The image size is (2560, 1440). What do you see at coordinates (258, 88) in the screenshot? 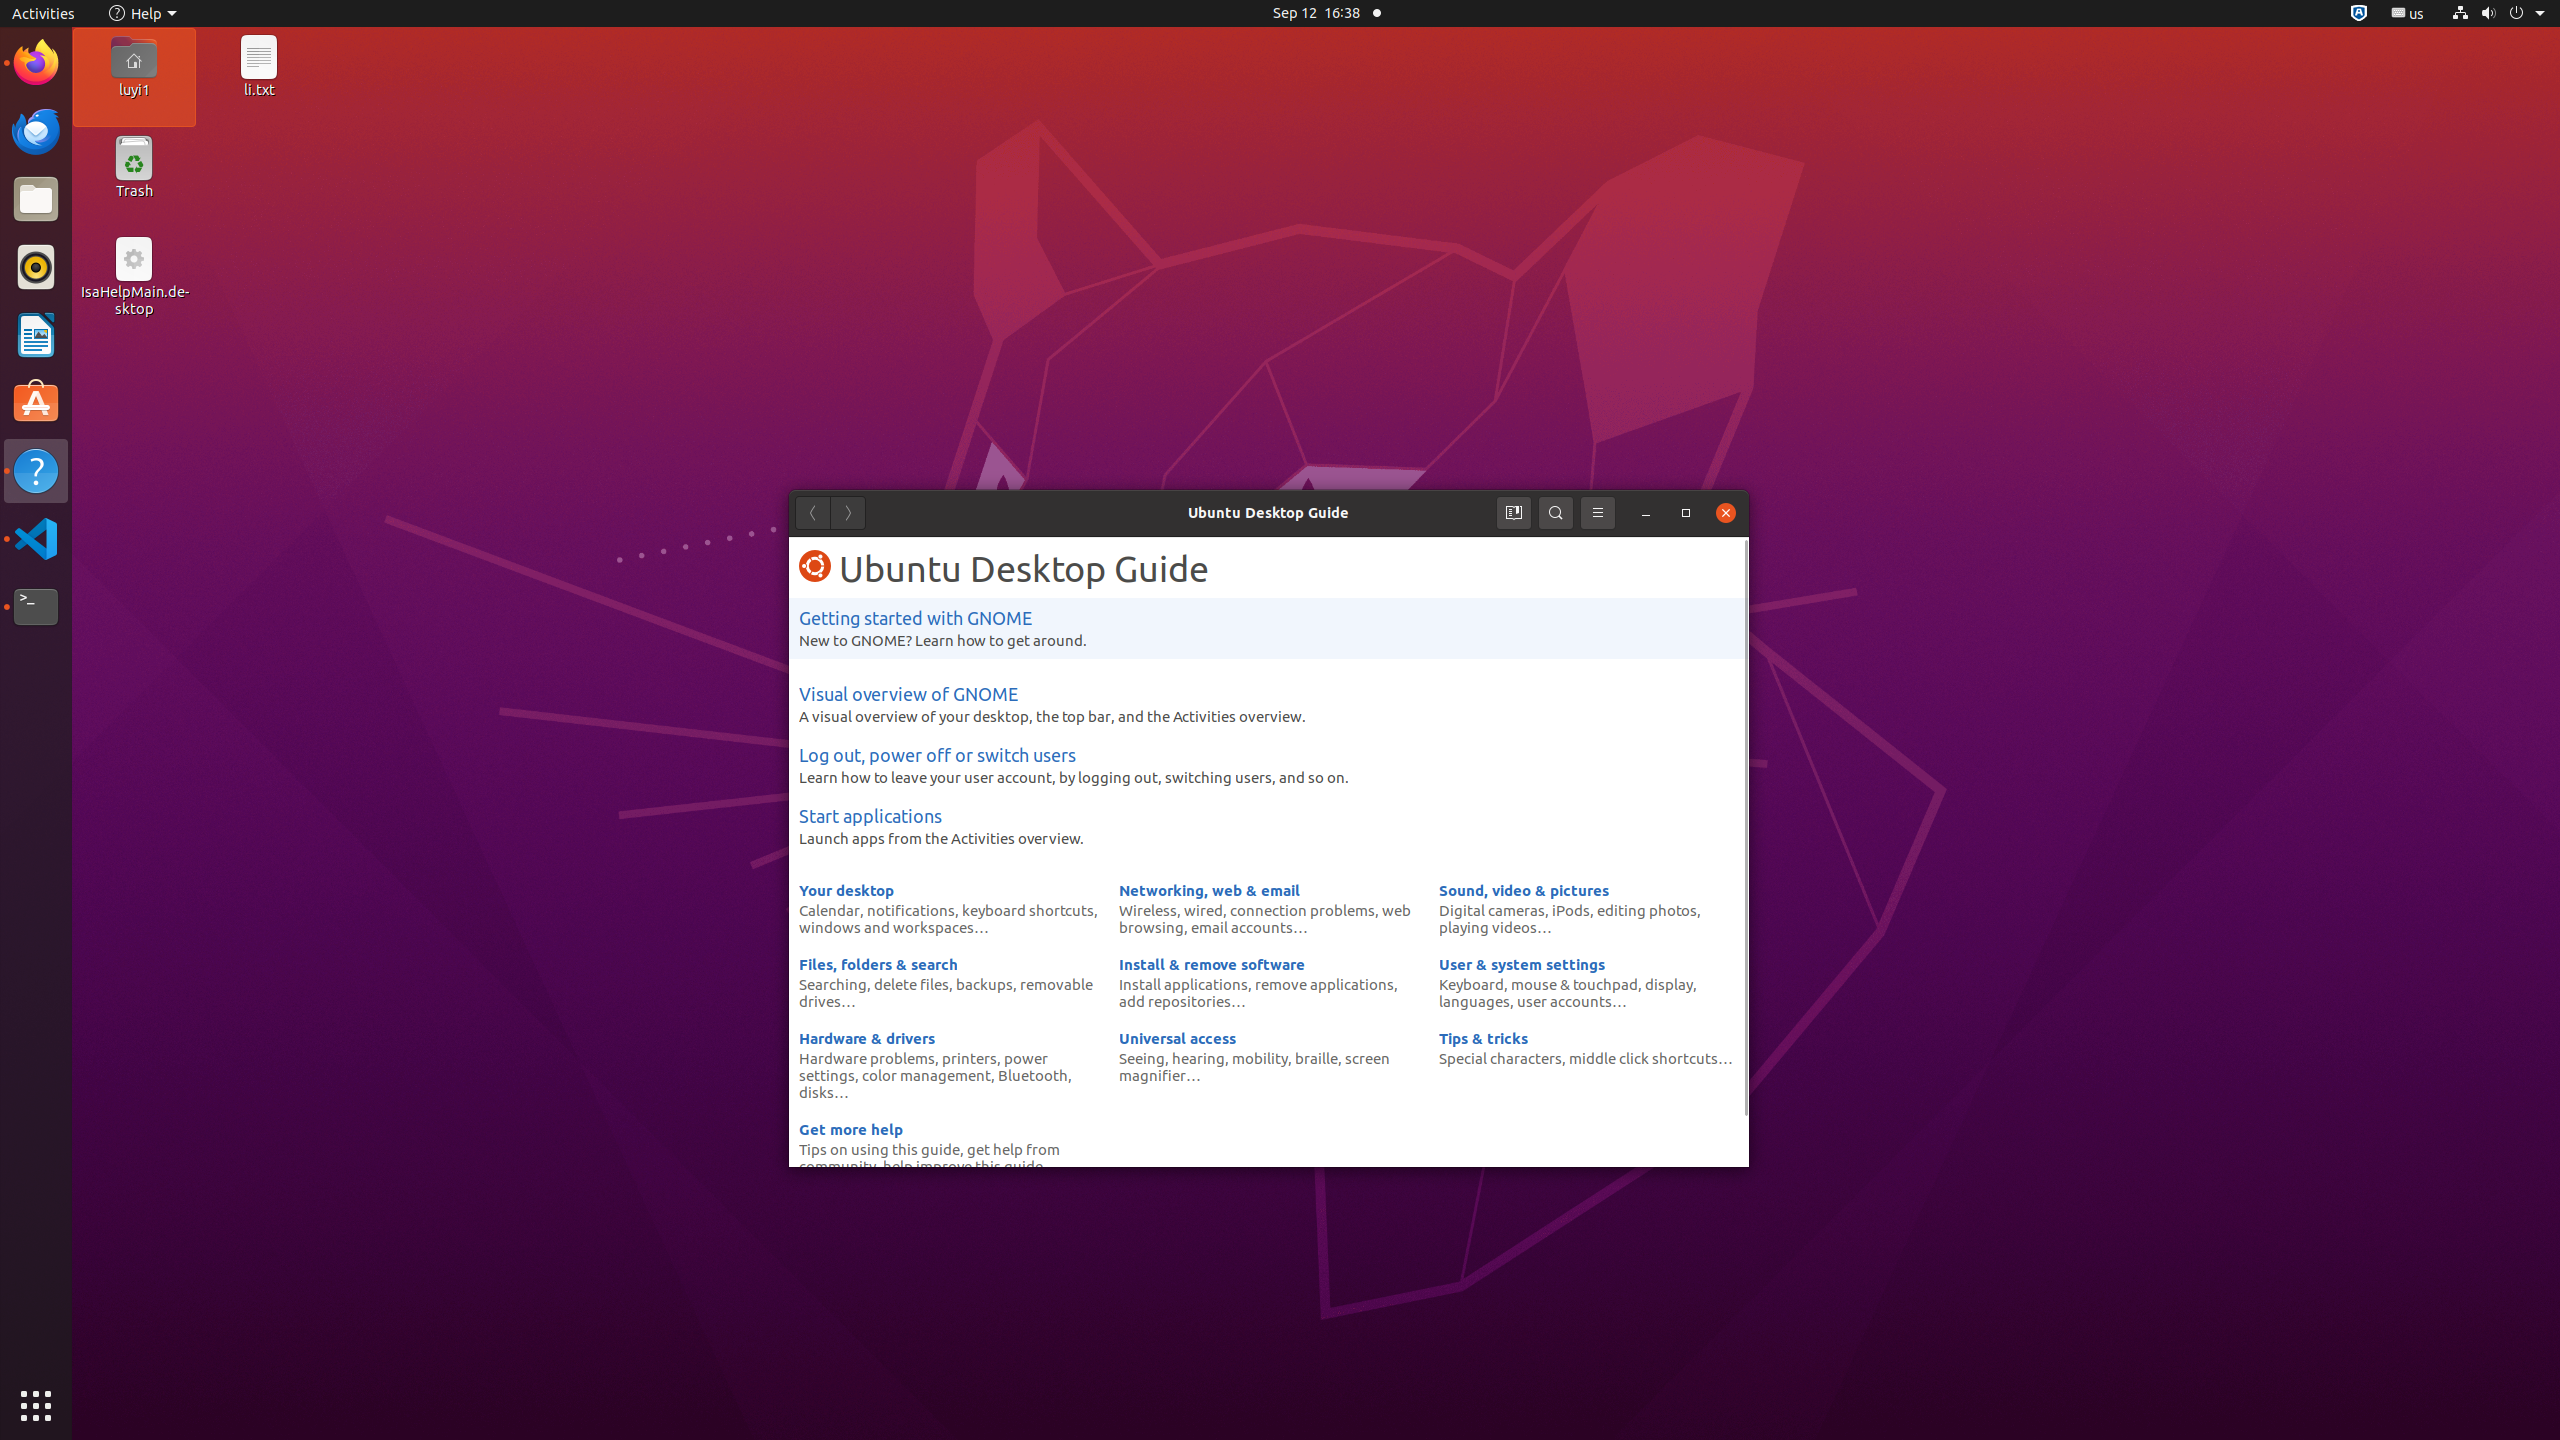
I see `'li.txt'` at bounding box center [258, 88].